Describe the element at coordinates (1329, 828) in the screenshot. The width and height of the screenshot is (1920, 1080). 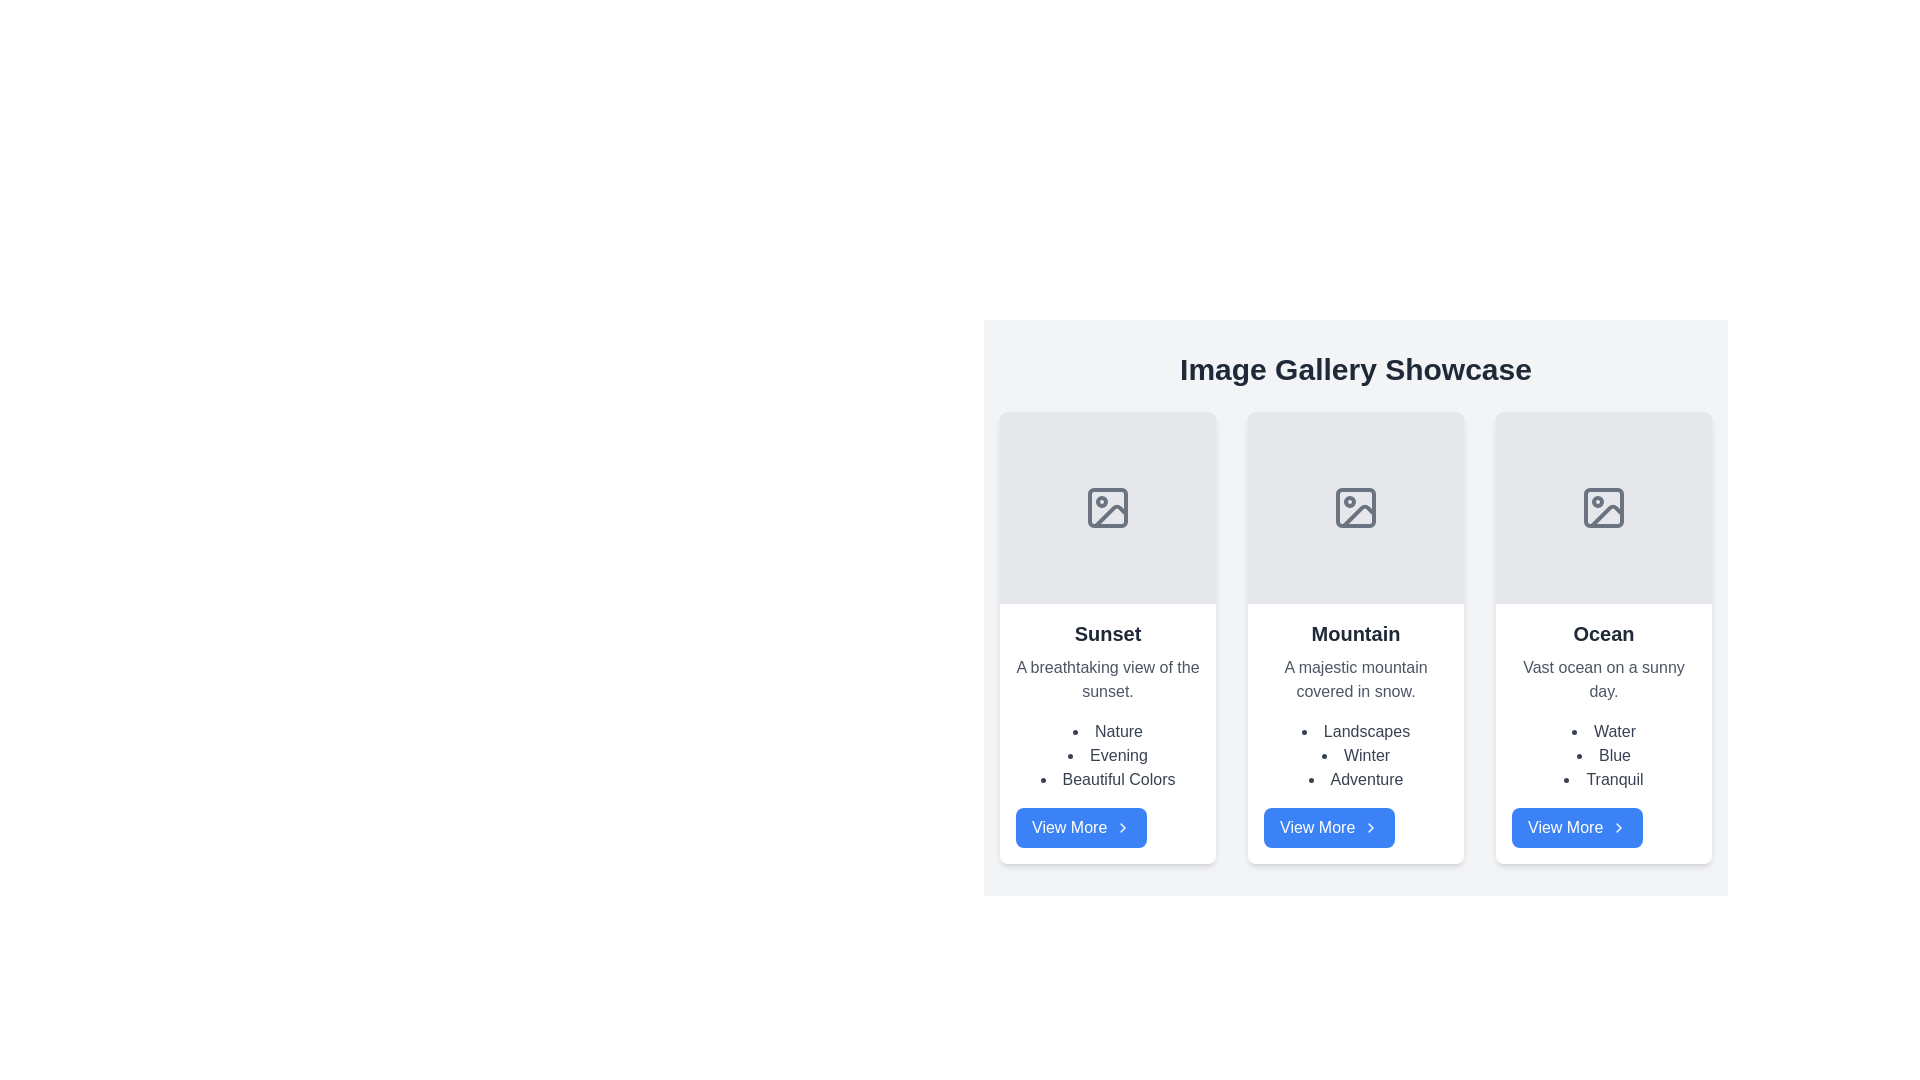
I see `the 'View More' button` at that location.